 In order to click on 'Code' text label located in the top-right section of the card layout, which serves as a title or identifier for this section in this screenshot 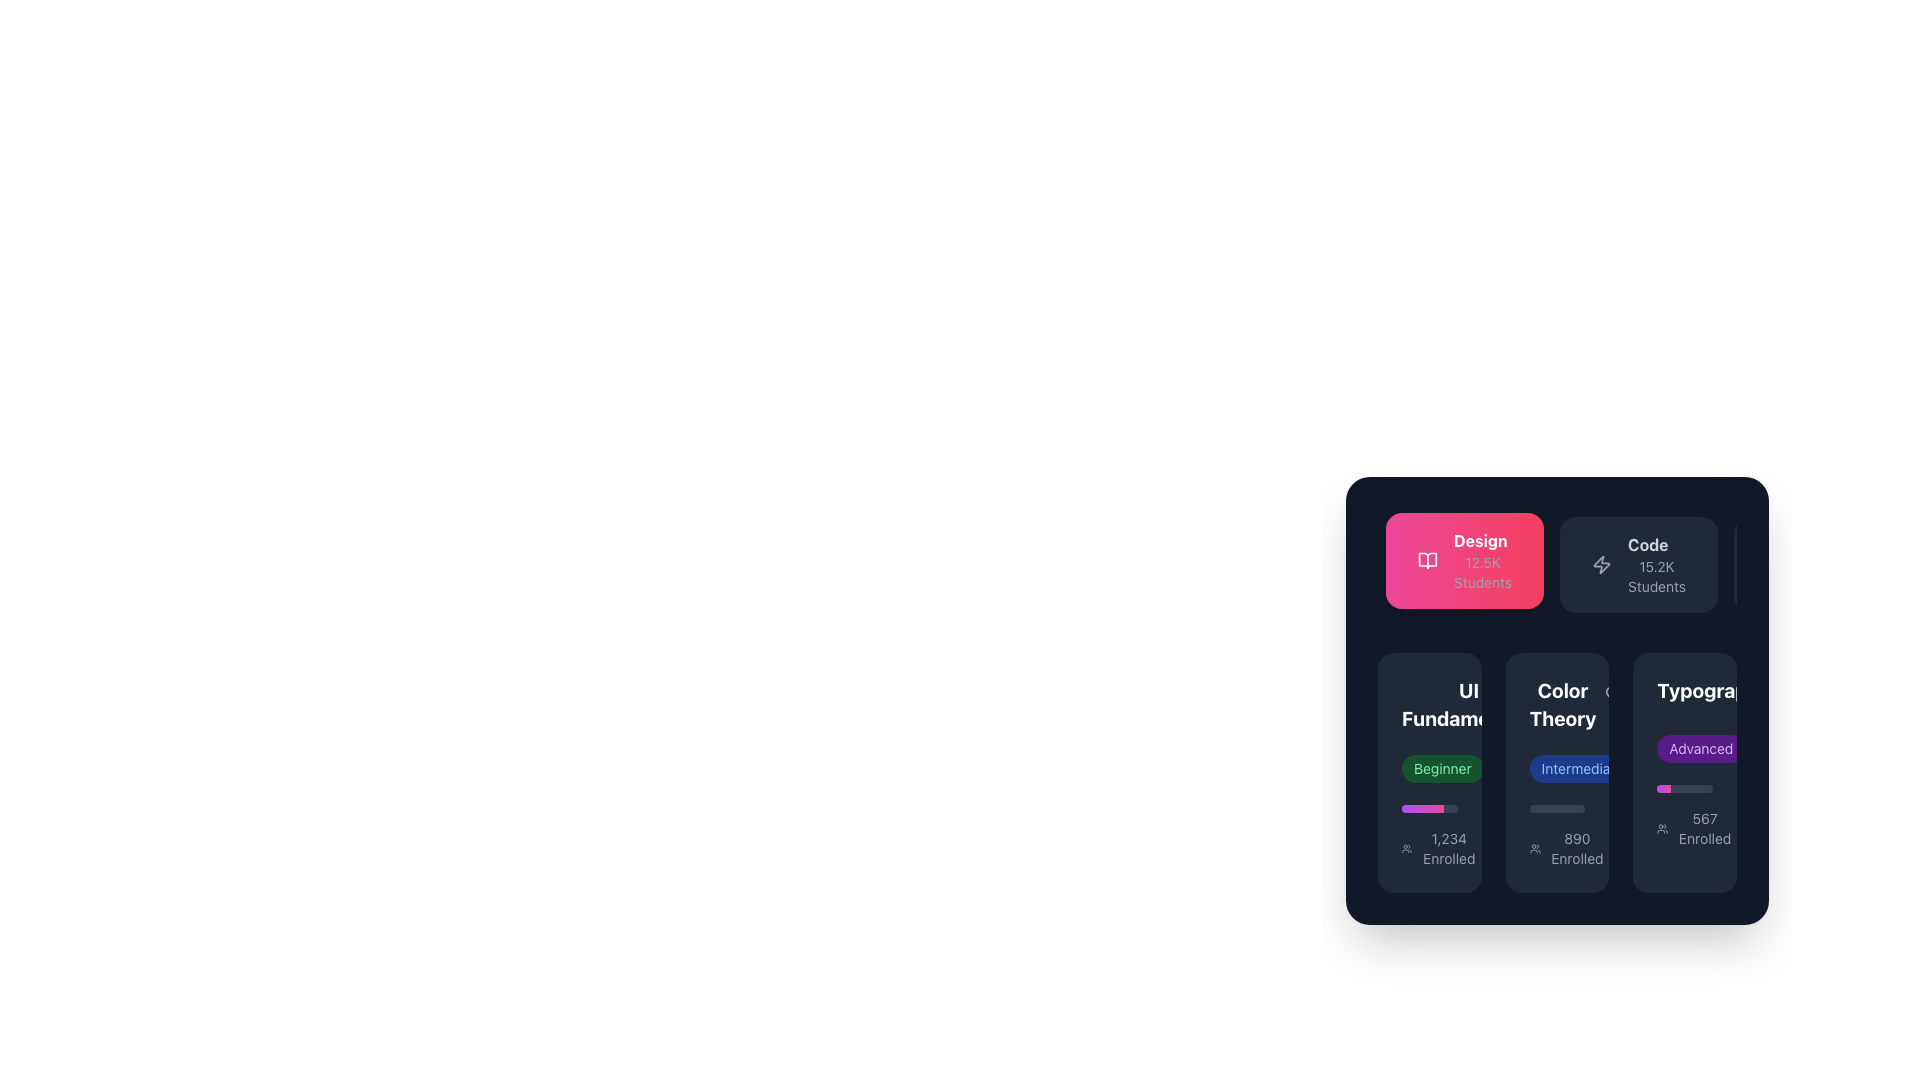, I will do `click(1648, 544)`.